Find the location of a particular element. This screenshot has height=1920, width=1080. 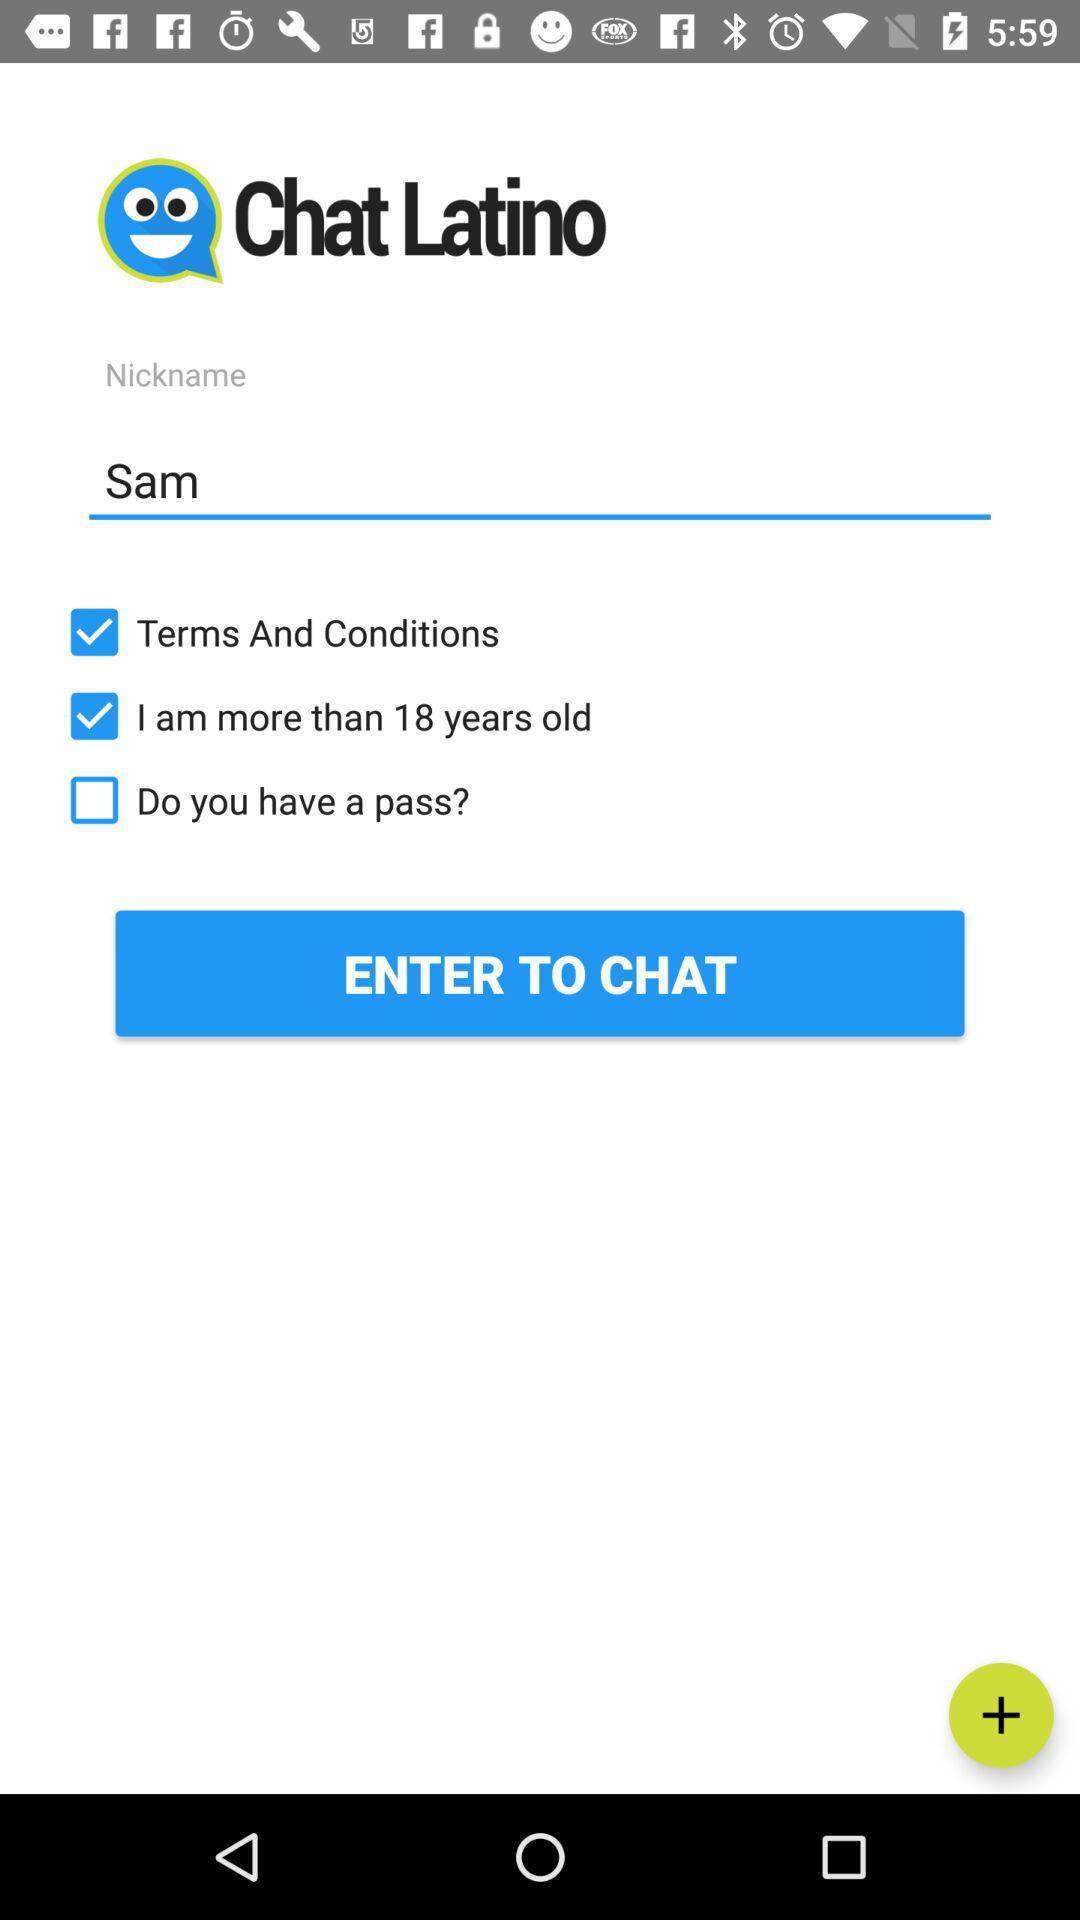

icon above the do you have item is located at coordinates (540, 716).